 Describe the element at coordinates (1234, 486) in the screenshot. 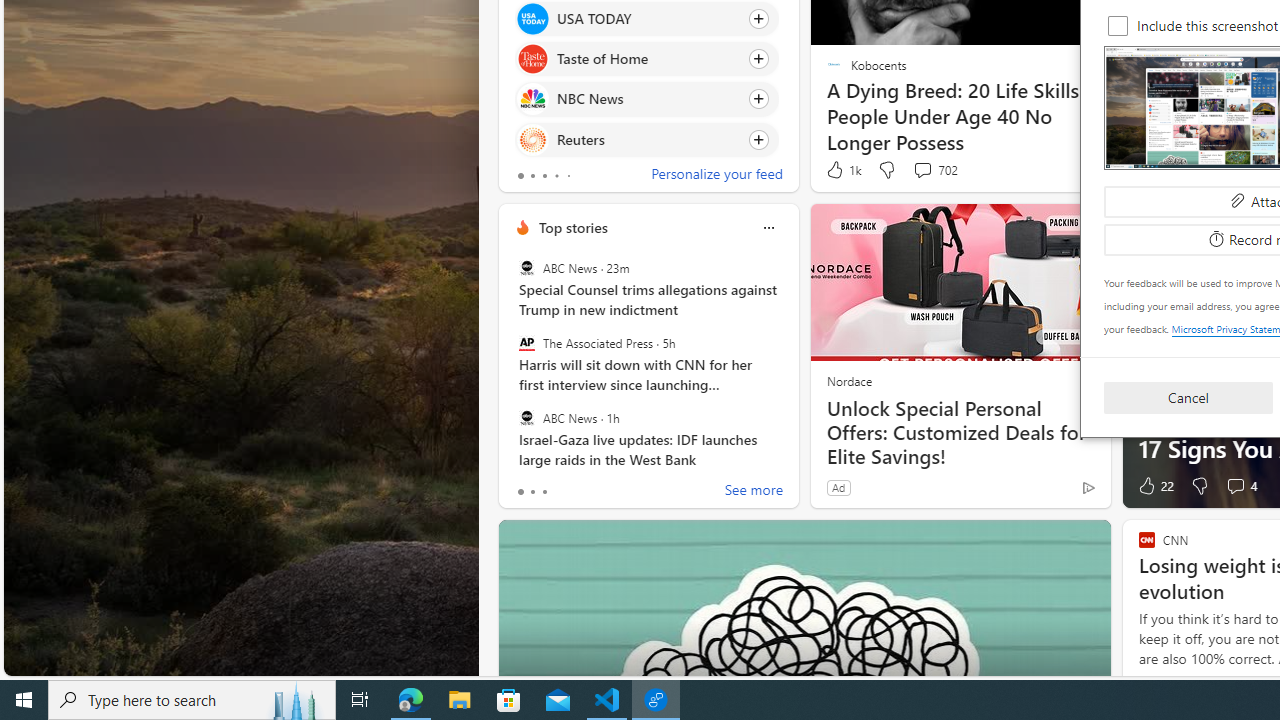

I see `'View comments 4 Comment'` at that location.